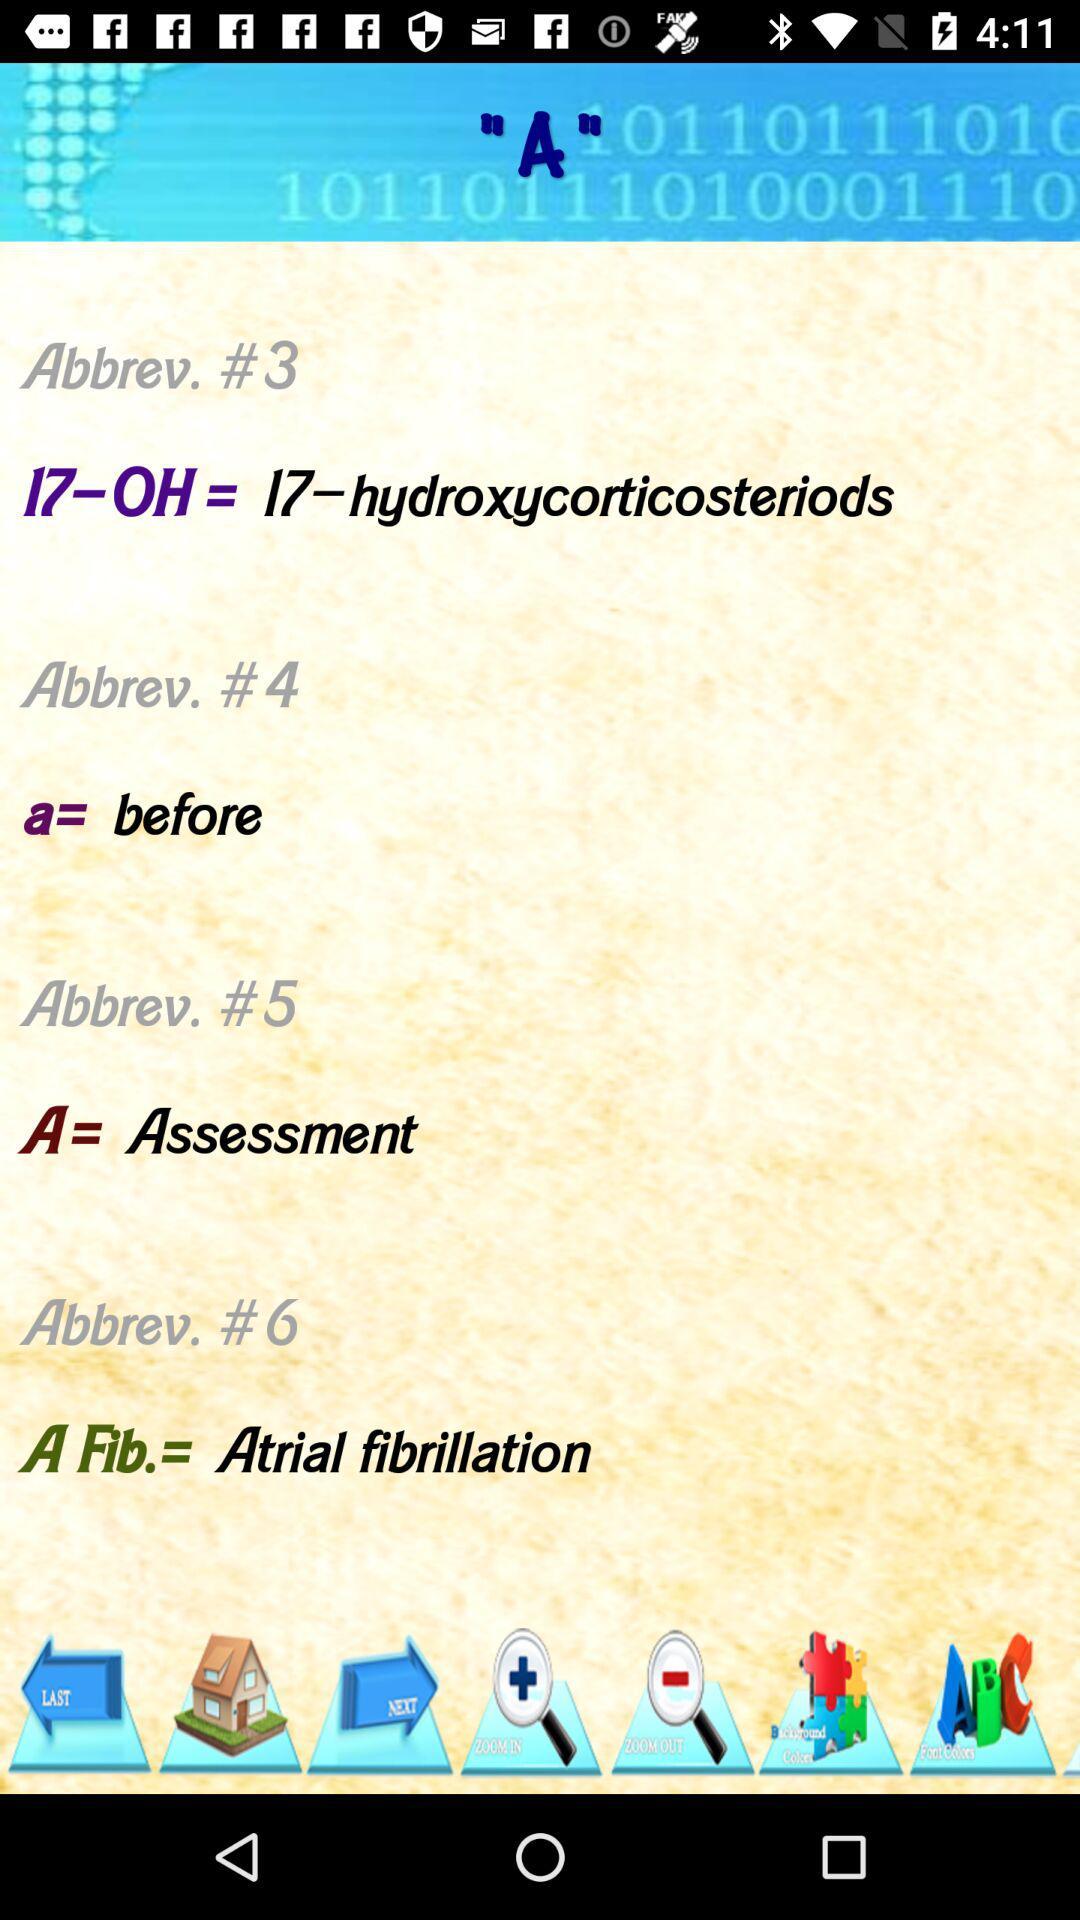  I want to click on previous, so click(77, 1702).